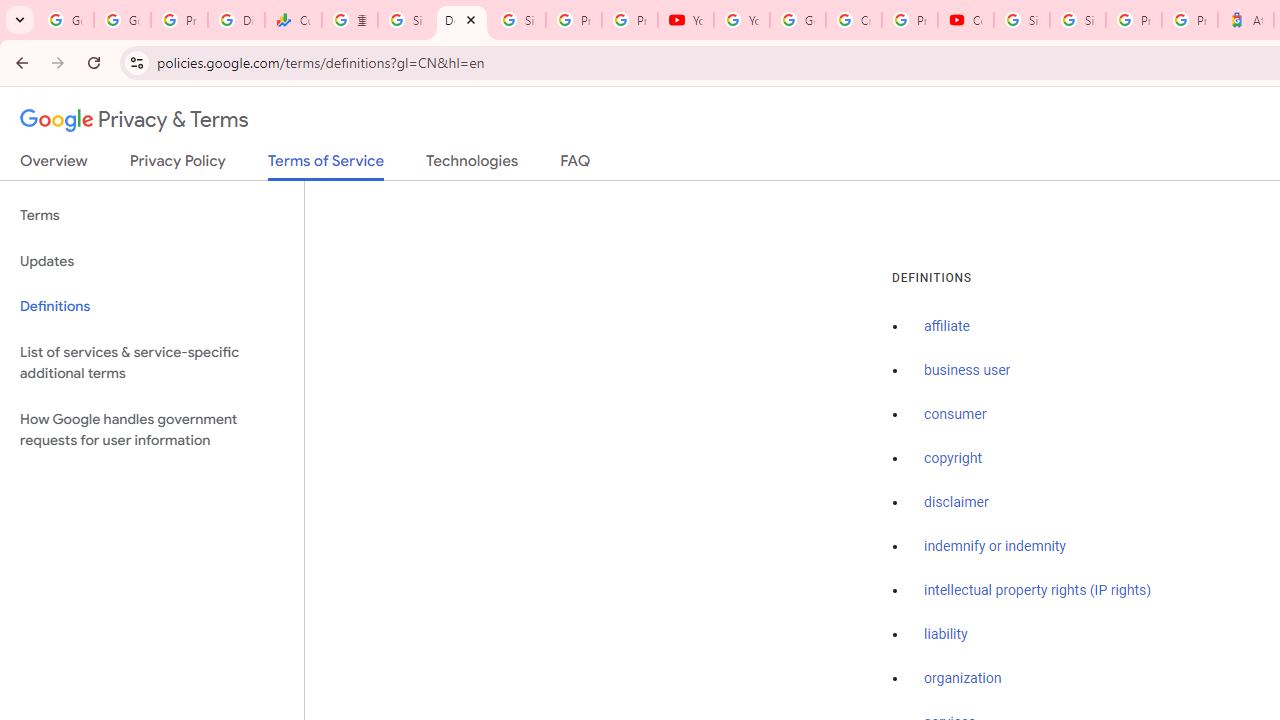 The height and width of the screenshot is (720, 1280). Describe the element at coordinates (797, 20) in the screenshot. I see `'Google Account Help'` at that location.